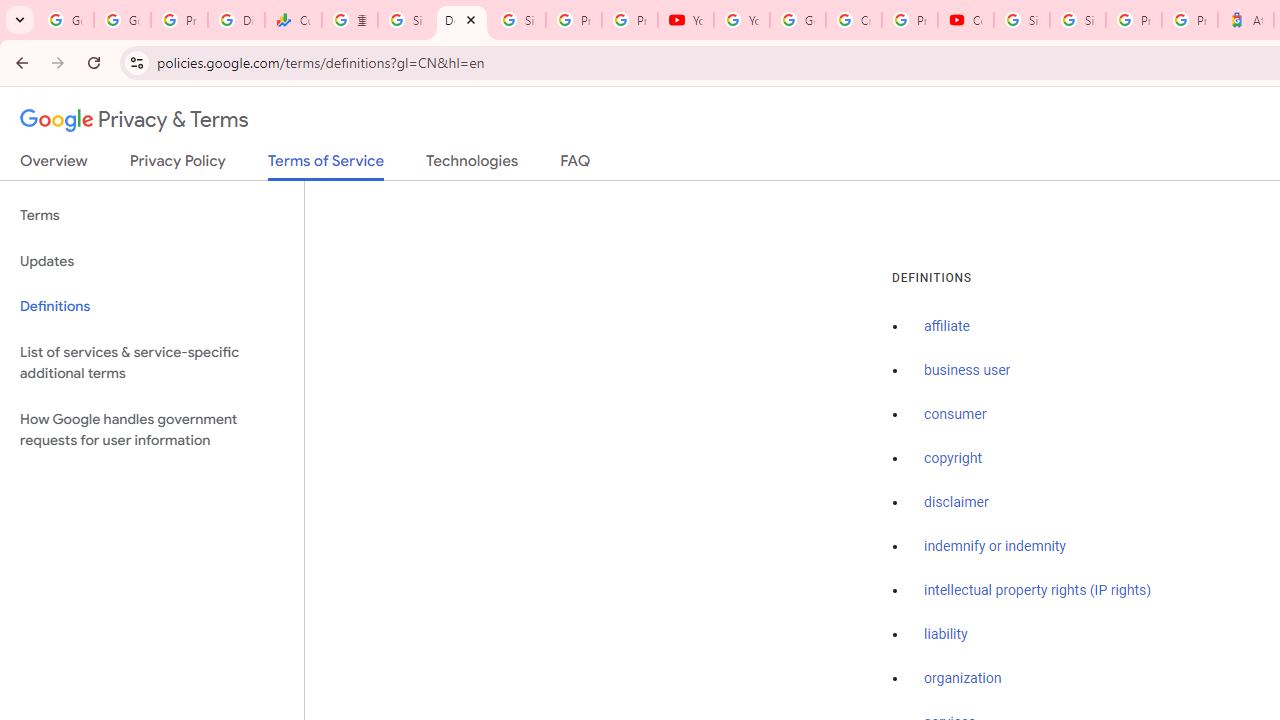 The height and width of the screenshot is (720, 1280). Describe the element at coordinates (797, 20) in the screenshot. I see `'Google Account Help'` at that location.